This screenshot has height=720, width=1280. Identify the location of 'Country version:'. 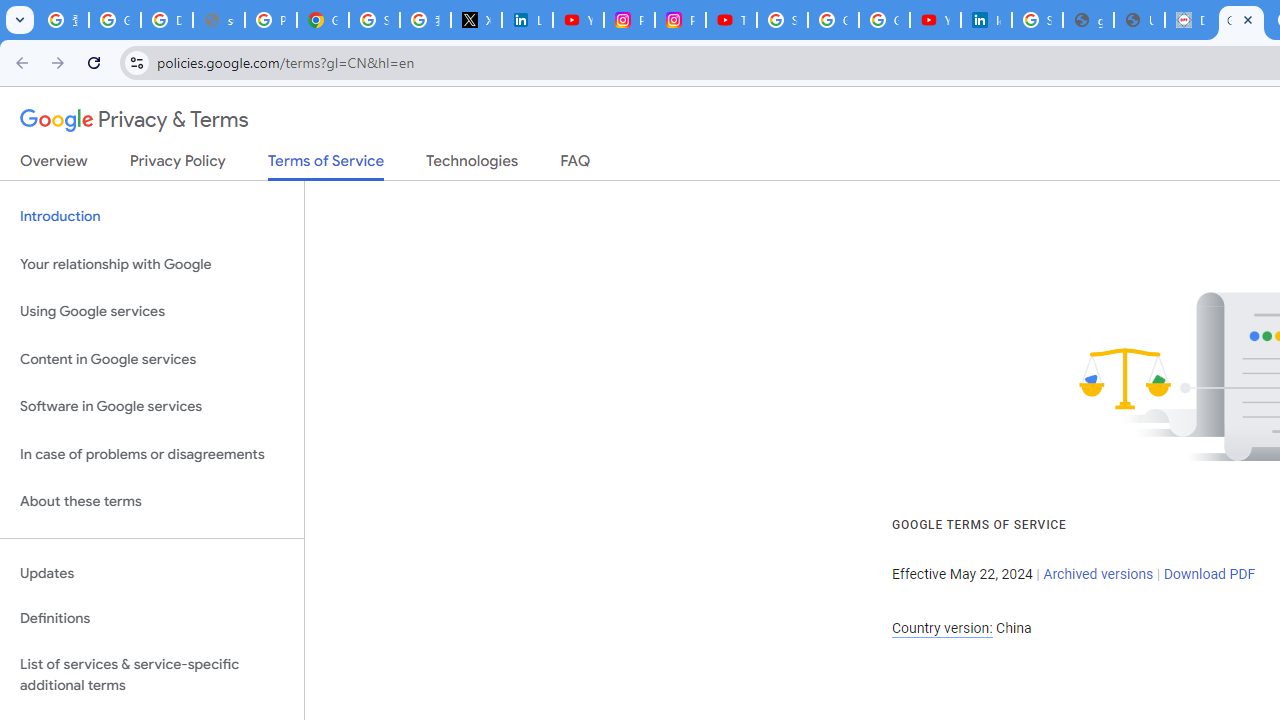
(941, 627).